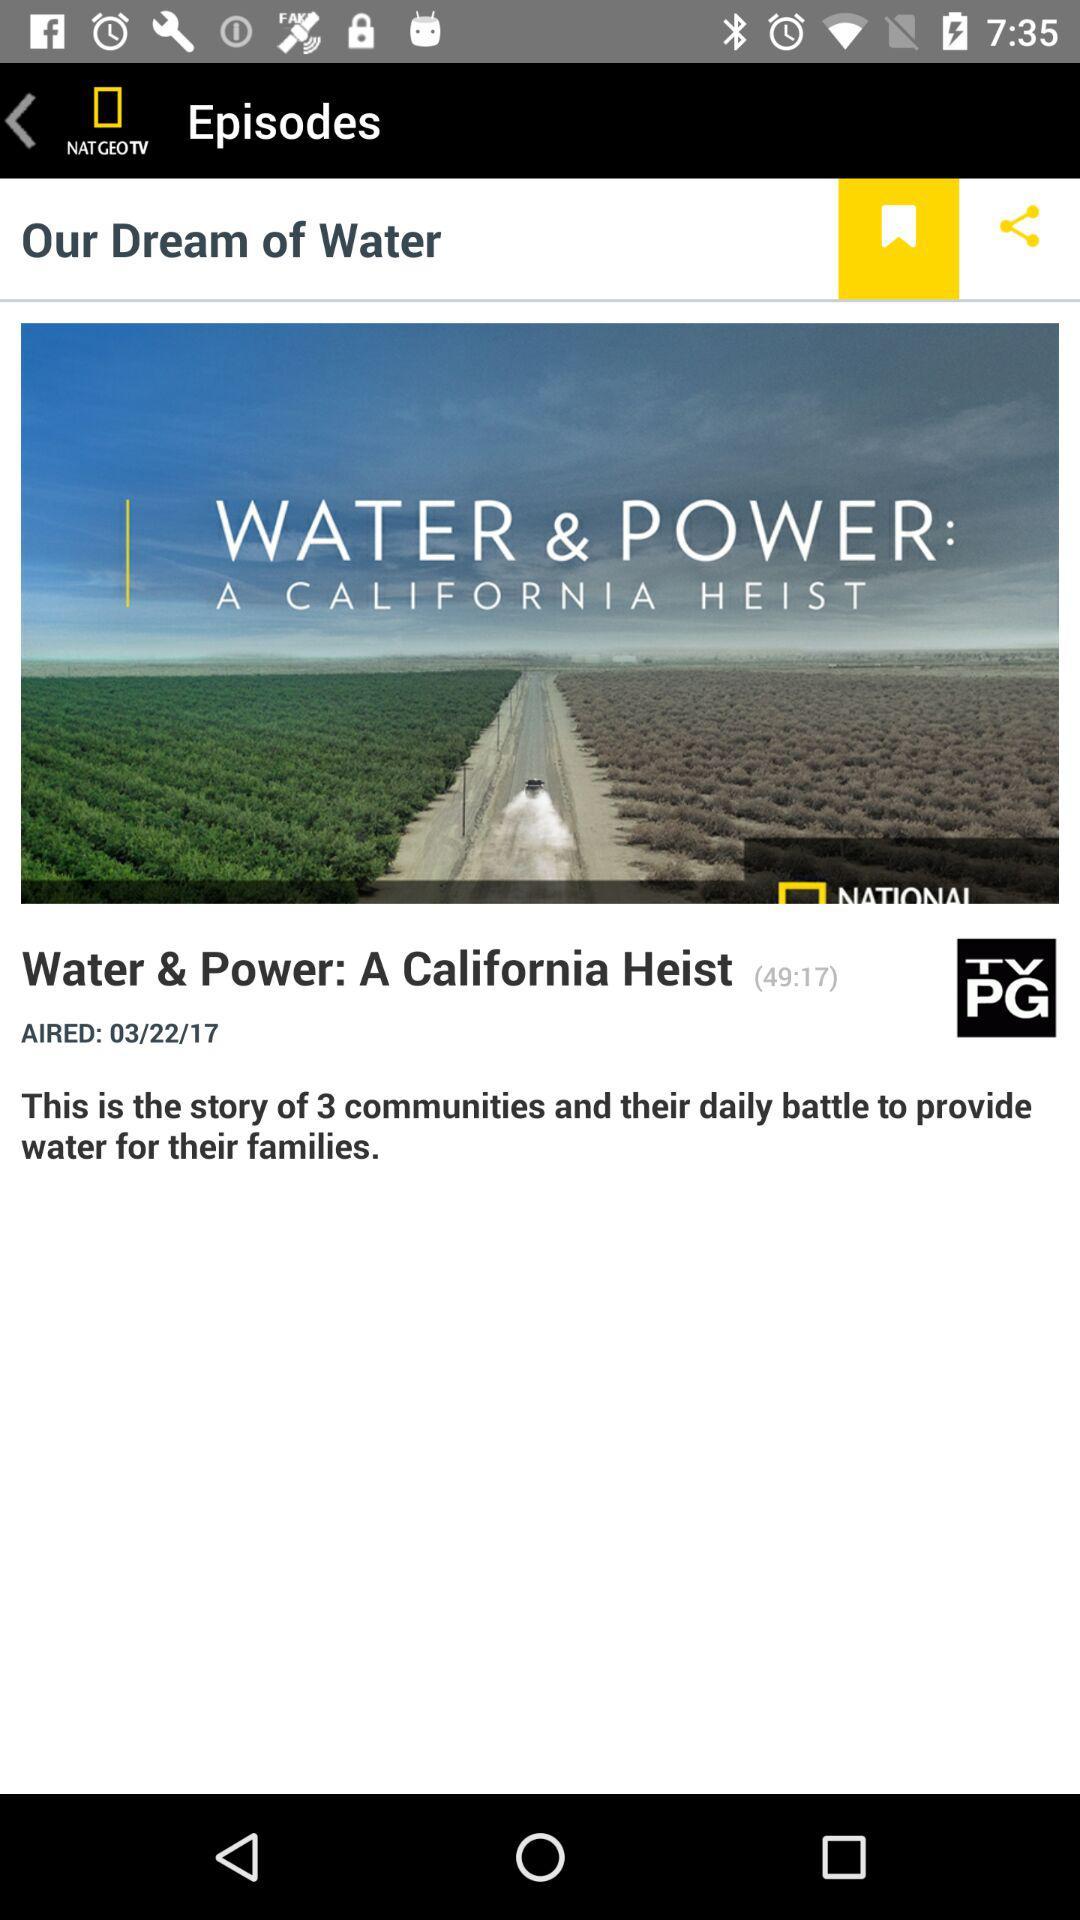  Describe the element at coordinates (108, 119) in the screenshot. I see `home page` at that location.